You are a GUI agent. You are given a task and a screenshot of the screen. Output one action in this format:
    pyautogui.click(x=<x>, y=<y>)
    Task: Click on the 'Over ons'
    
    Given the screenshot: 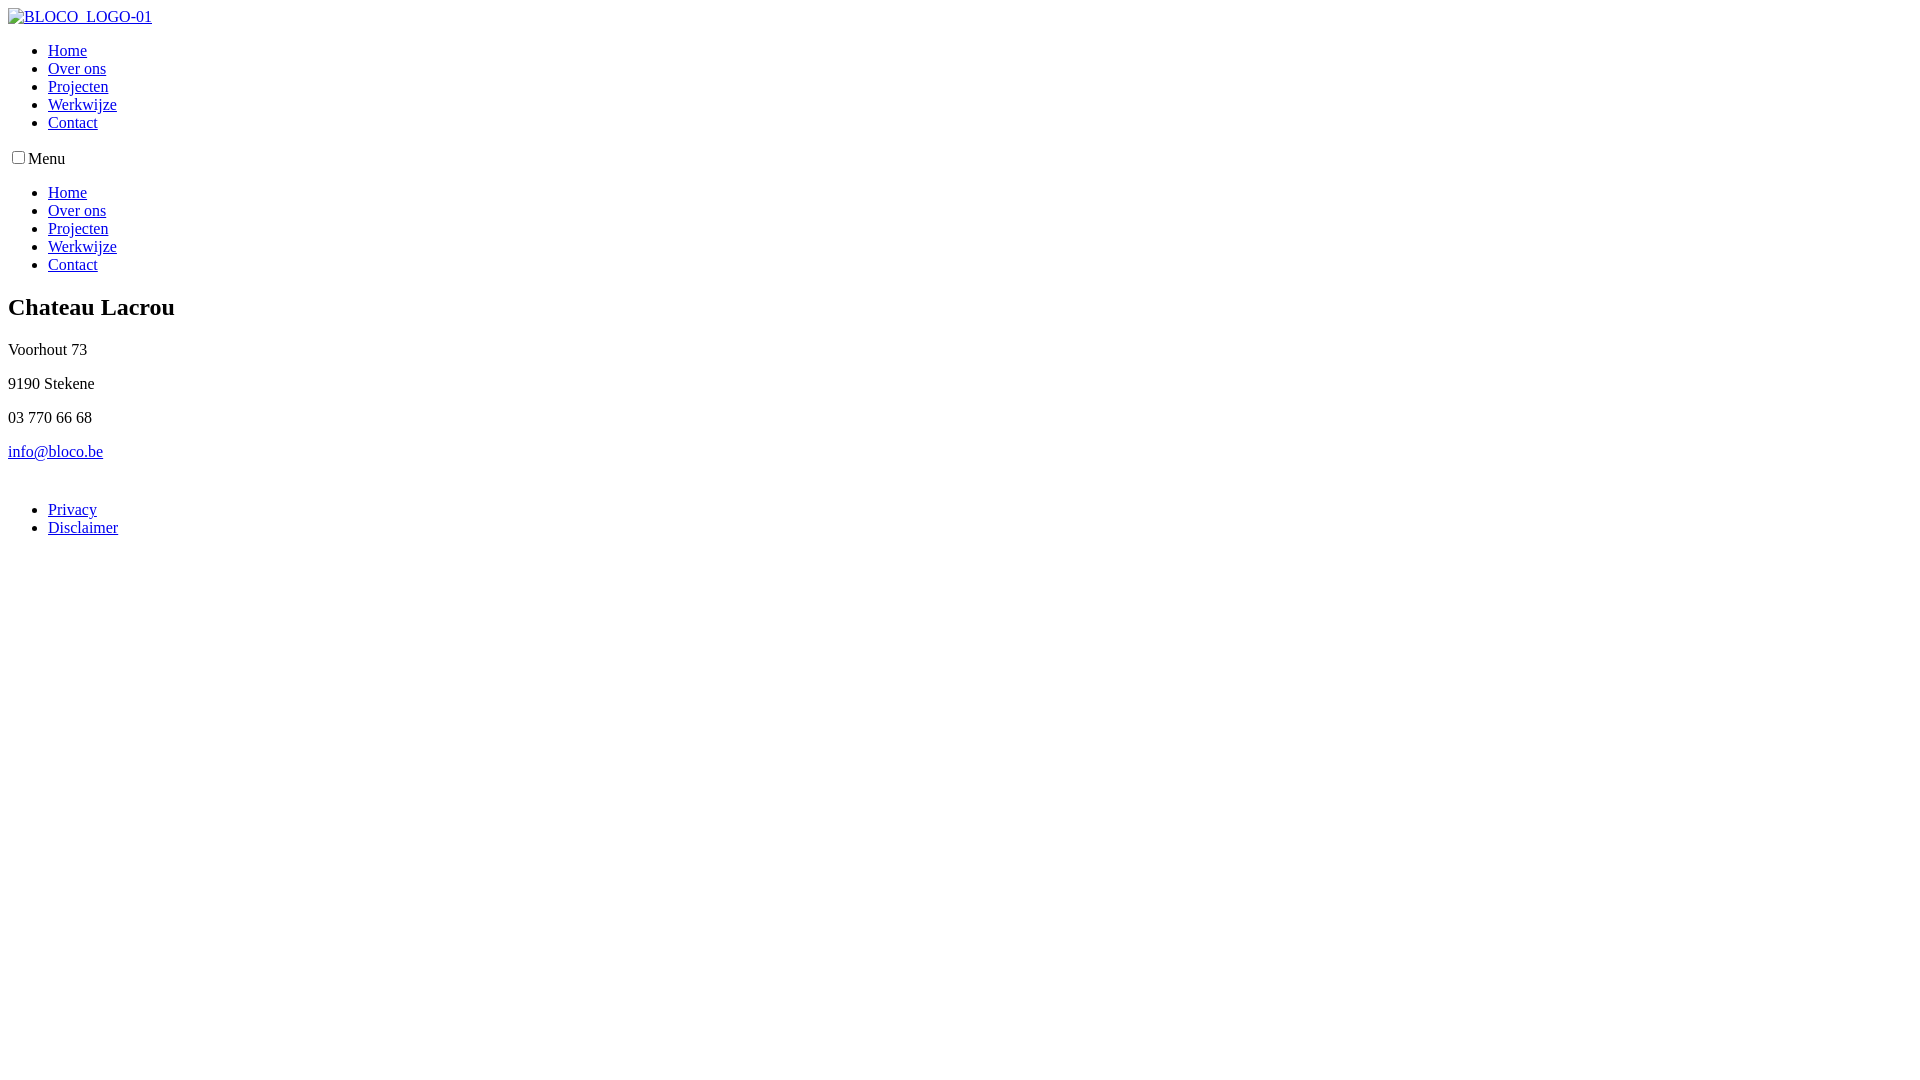 What is the action you would take?
    pyautogui.click(x=76, y=67)
    